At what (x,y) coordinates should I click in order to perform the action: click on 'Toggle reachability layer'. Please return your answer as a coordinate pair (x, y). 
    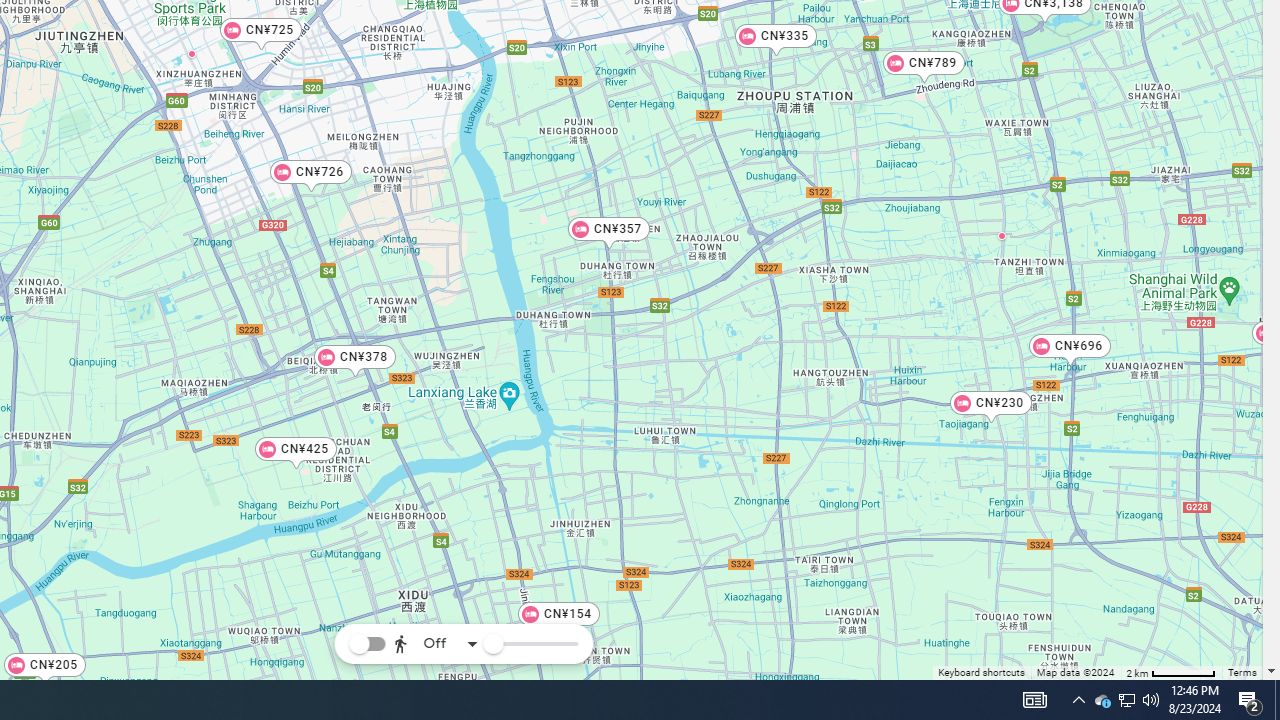
    Looking at the image, I should click on (367, 644).